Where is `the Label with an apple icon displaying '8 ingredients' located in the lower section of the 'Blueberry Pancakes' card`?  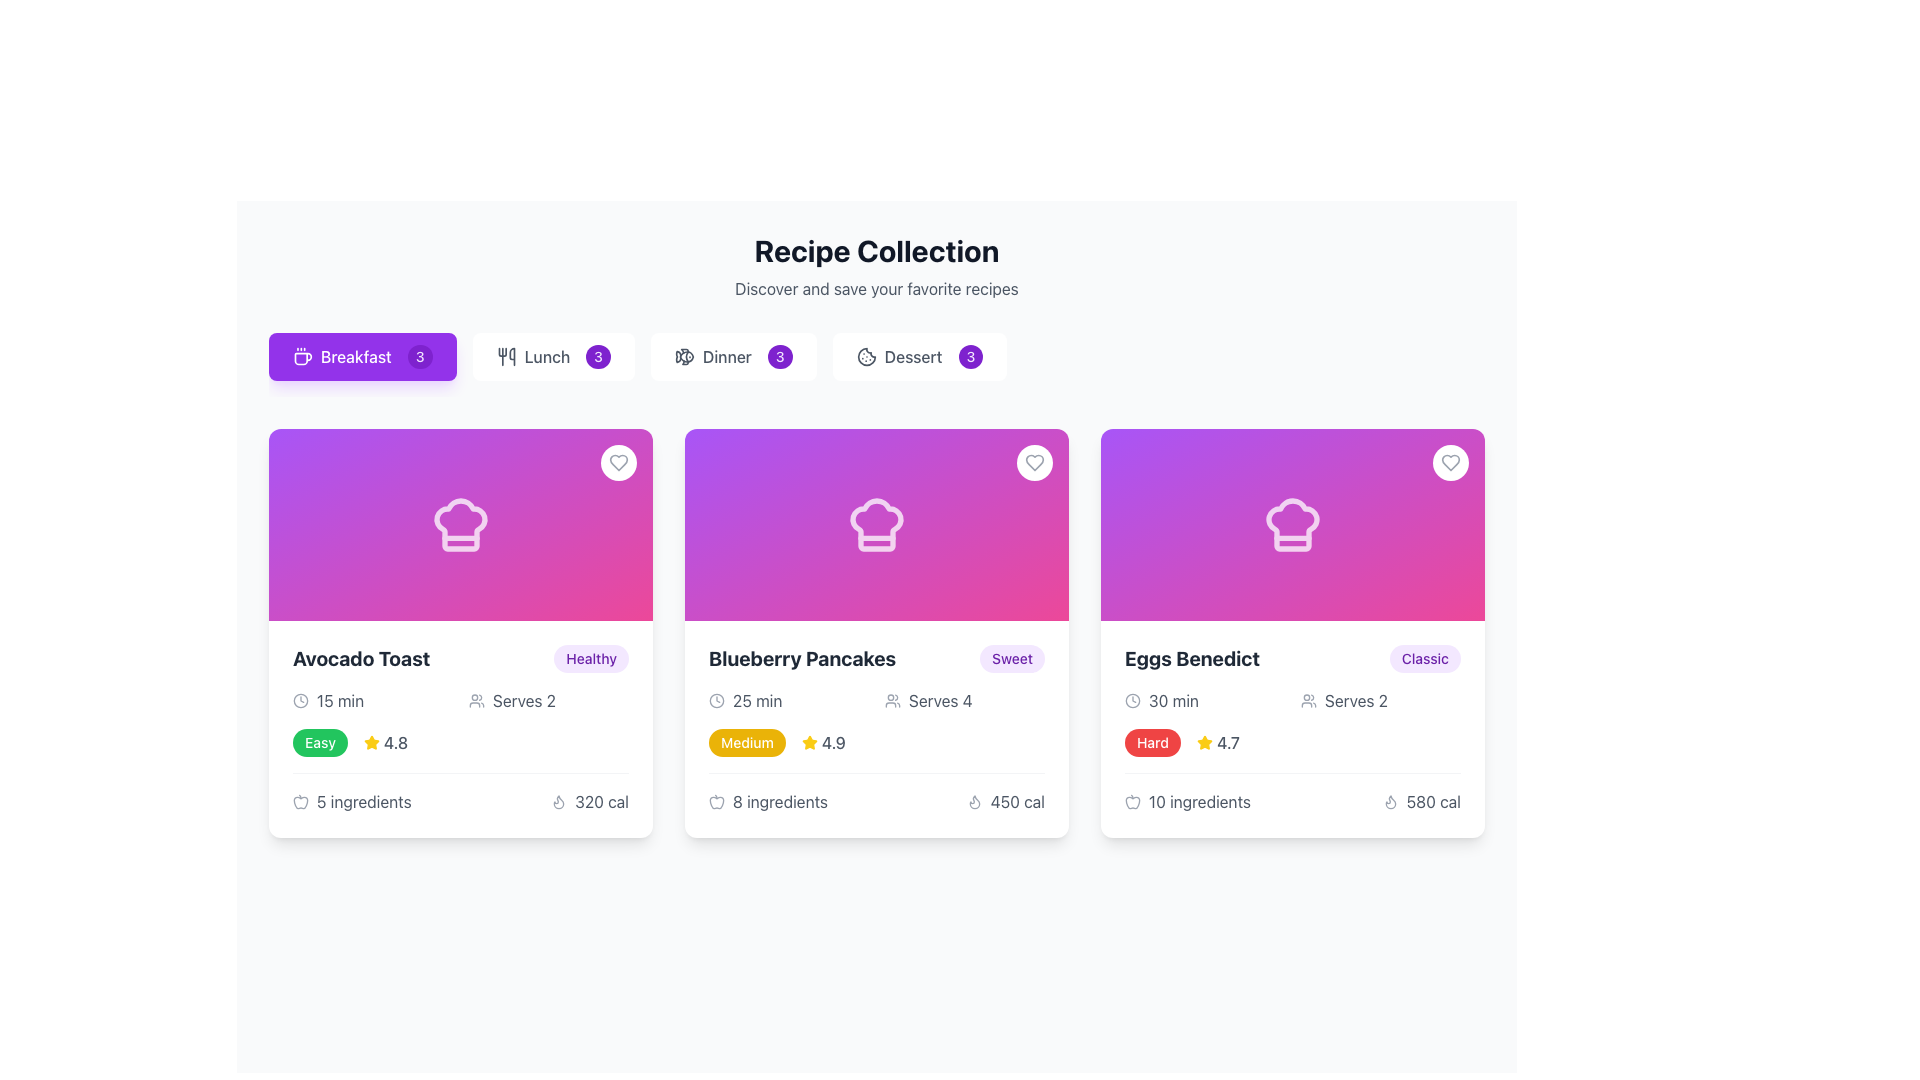
the Label with an apple icon displaying '8 ingredients' located in the lower section of the 'Blueberry Pancakes' card is located at coordinates (767, 801).